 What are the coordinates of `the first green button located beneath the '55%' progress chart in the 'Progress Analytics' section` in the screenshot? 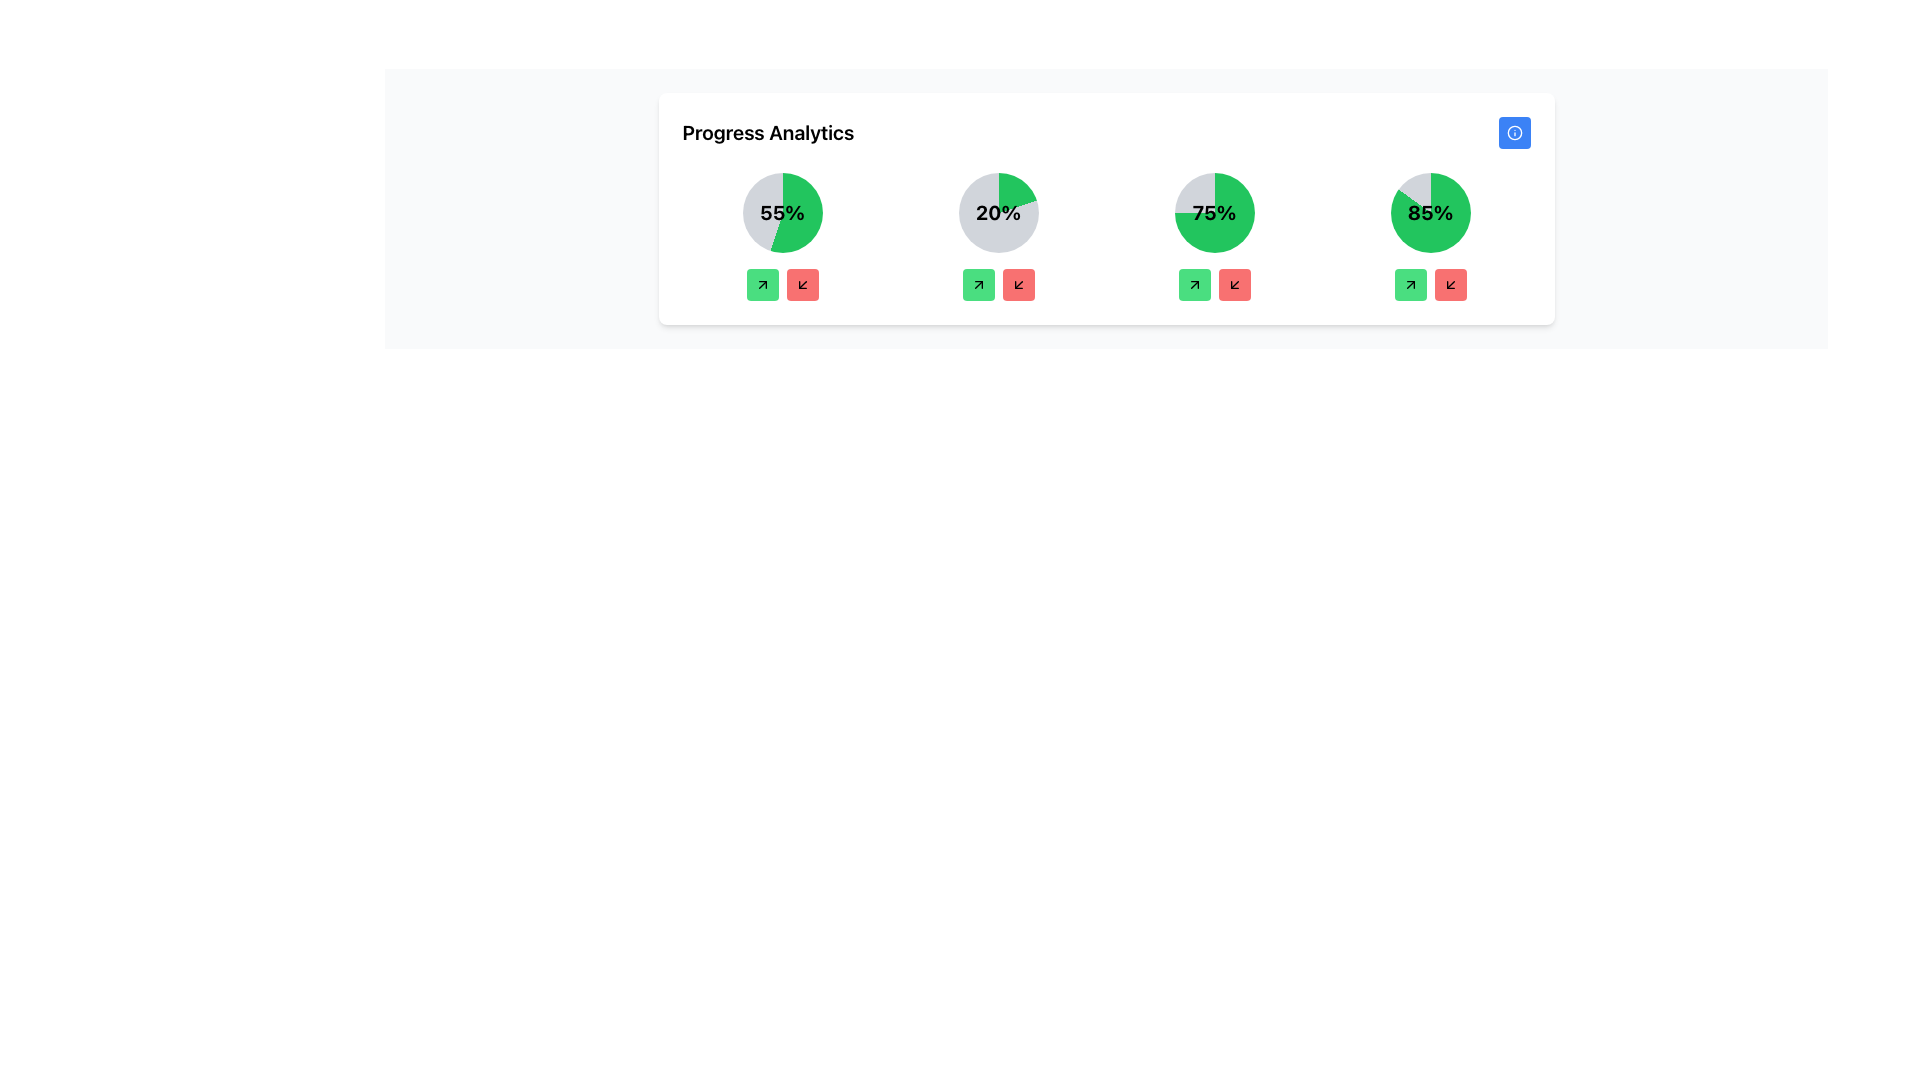 It's located at (761, 285).